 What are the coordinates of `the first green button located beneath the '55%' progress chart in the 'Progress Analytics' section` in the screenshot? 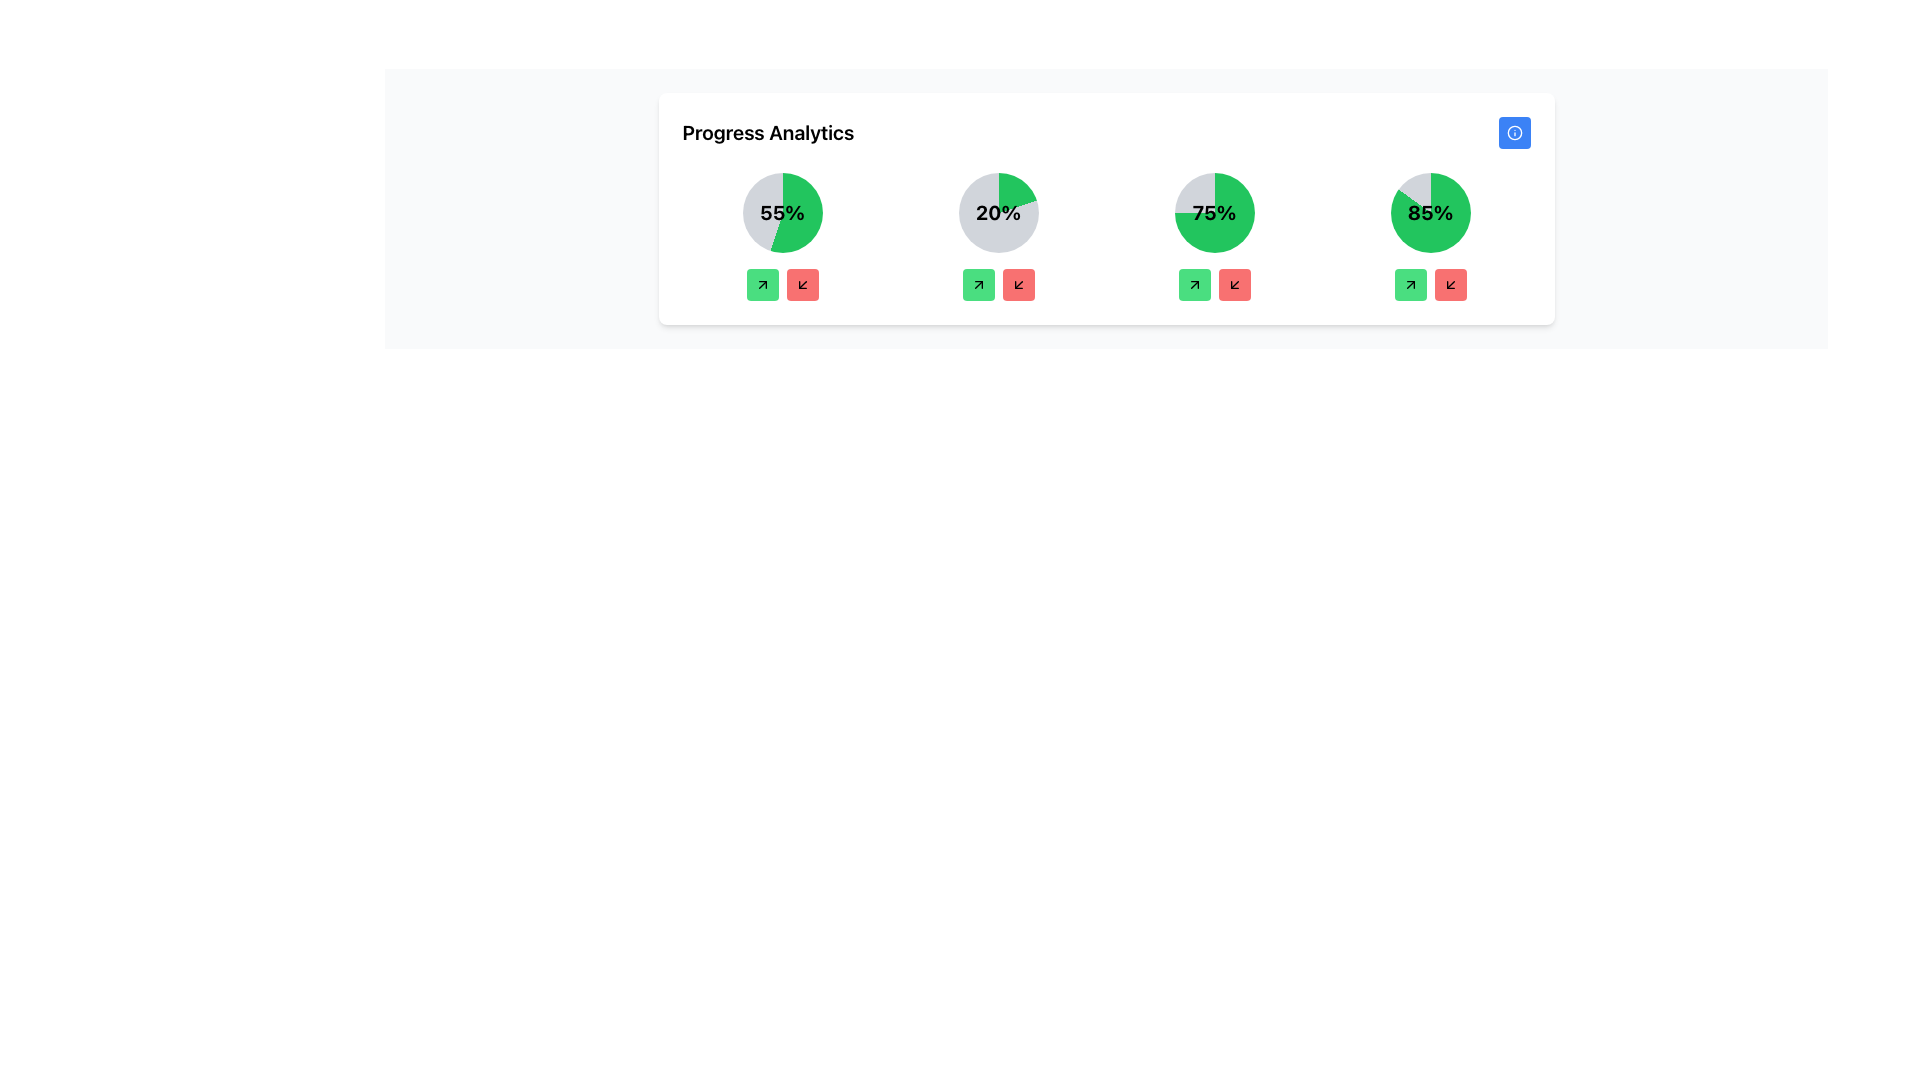 It's located at (761, 285).